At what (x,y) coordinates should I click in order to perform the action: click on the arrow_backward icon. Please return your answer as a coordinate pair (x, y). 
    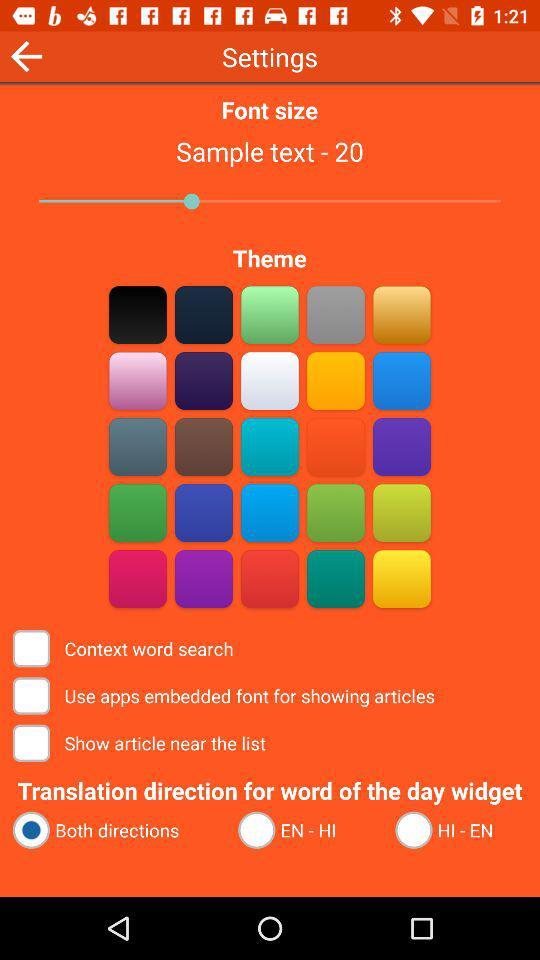
    Looking at the image, I should click on (25, 55).